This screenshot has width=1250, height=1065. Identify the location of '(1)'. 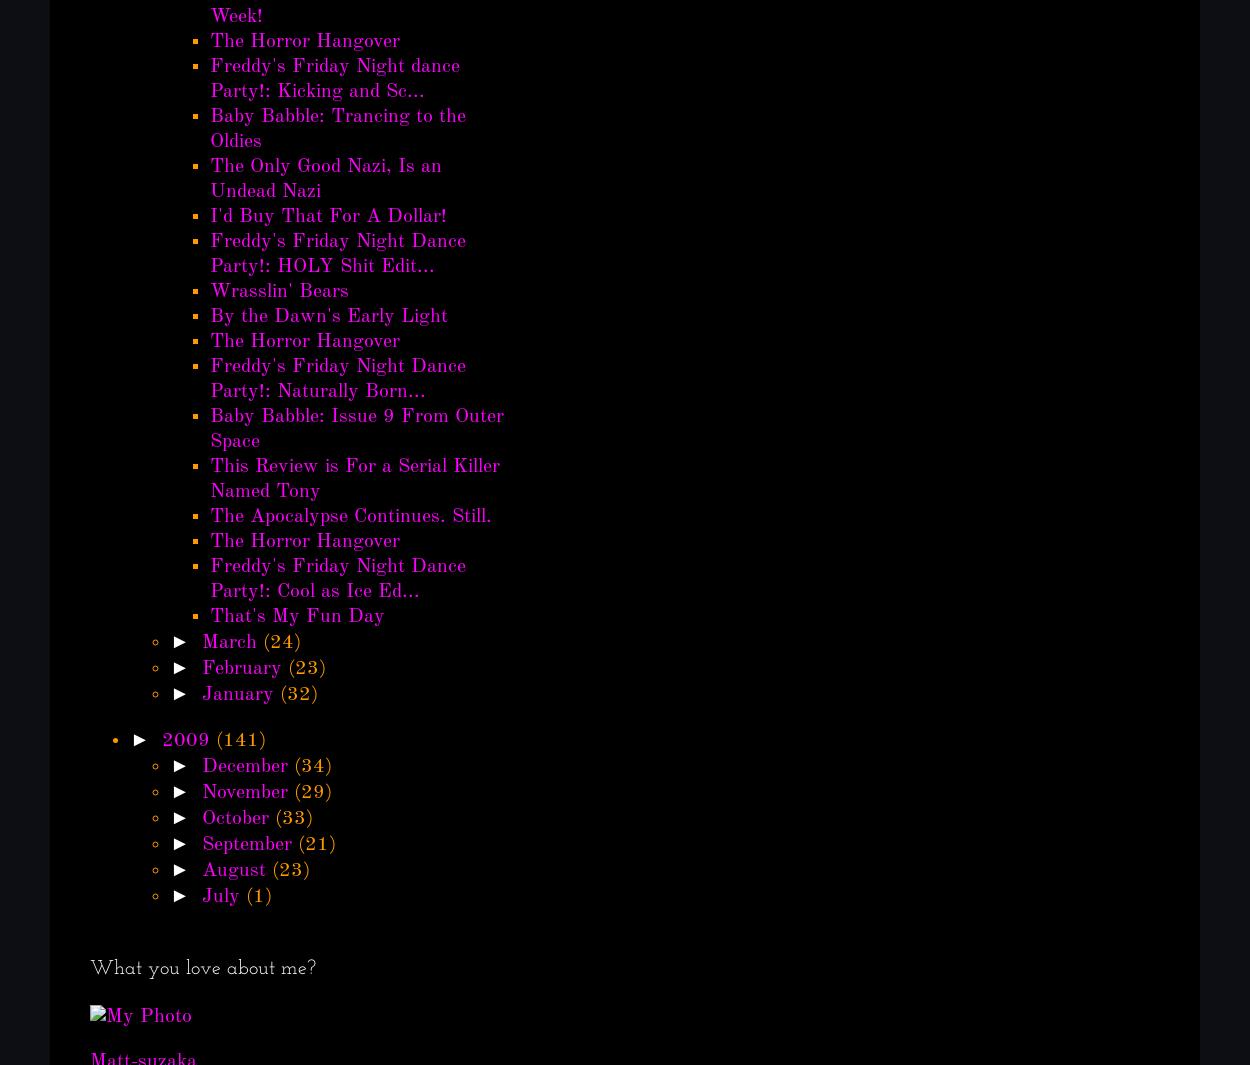
(258, 897).